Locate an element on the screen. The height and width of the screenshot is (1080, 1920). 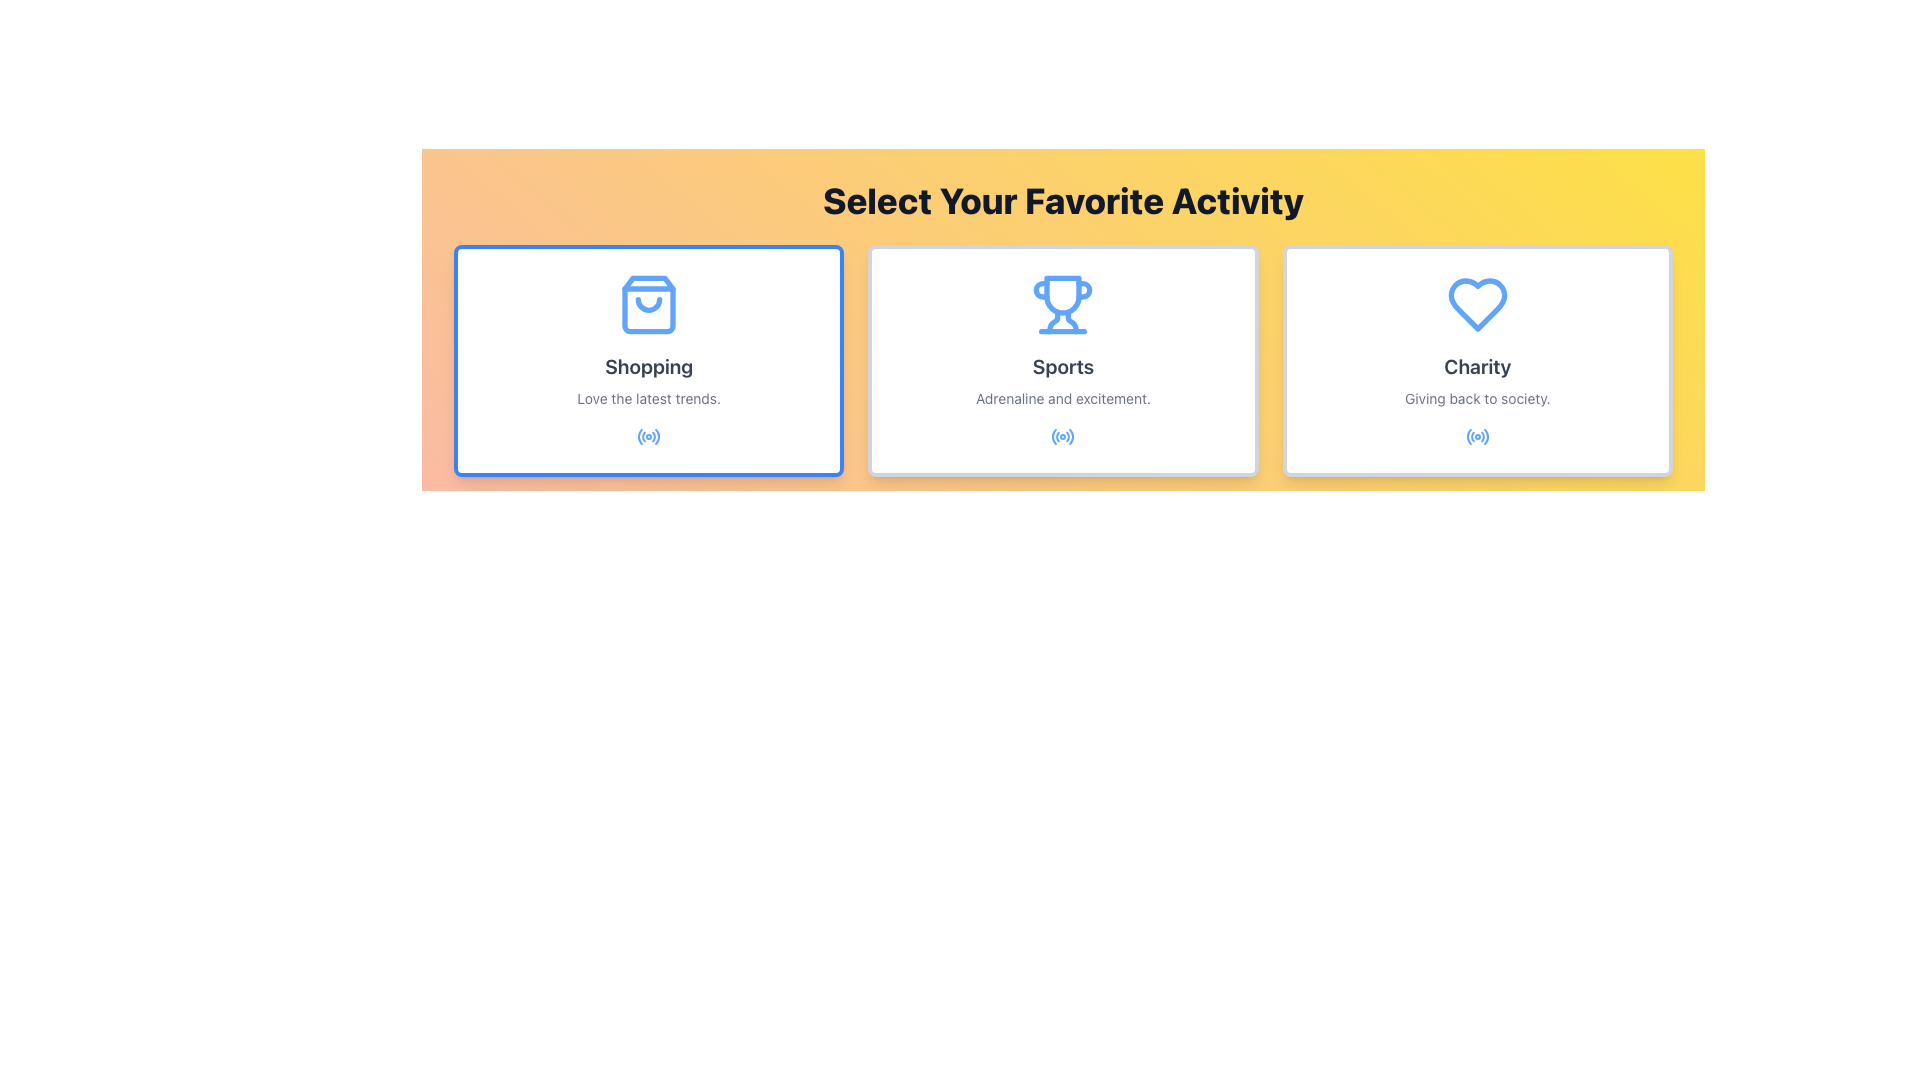
the text label displaying 'Charity' which is styled in bold gray font and is located in the third box under the heading 'Select Your Favorite Activity' is located at coordinates (1477, 366).